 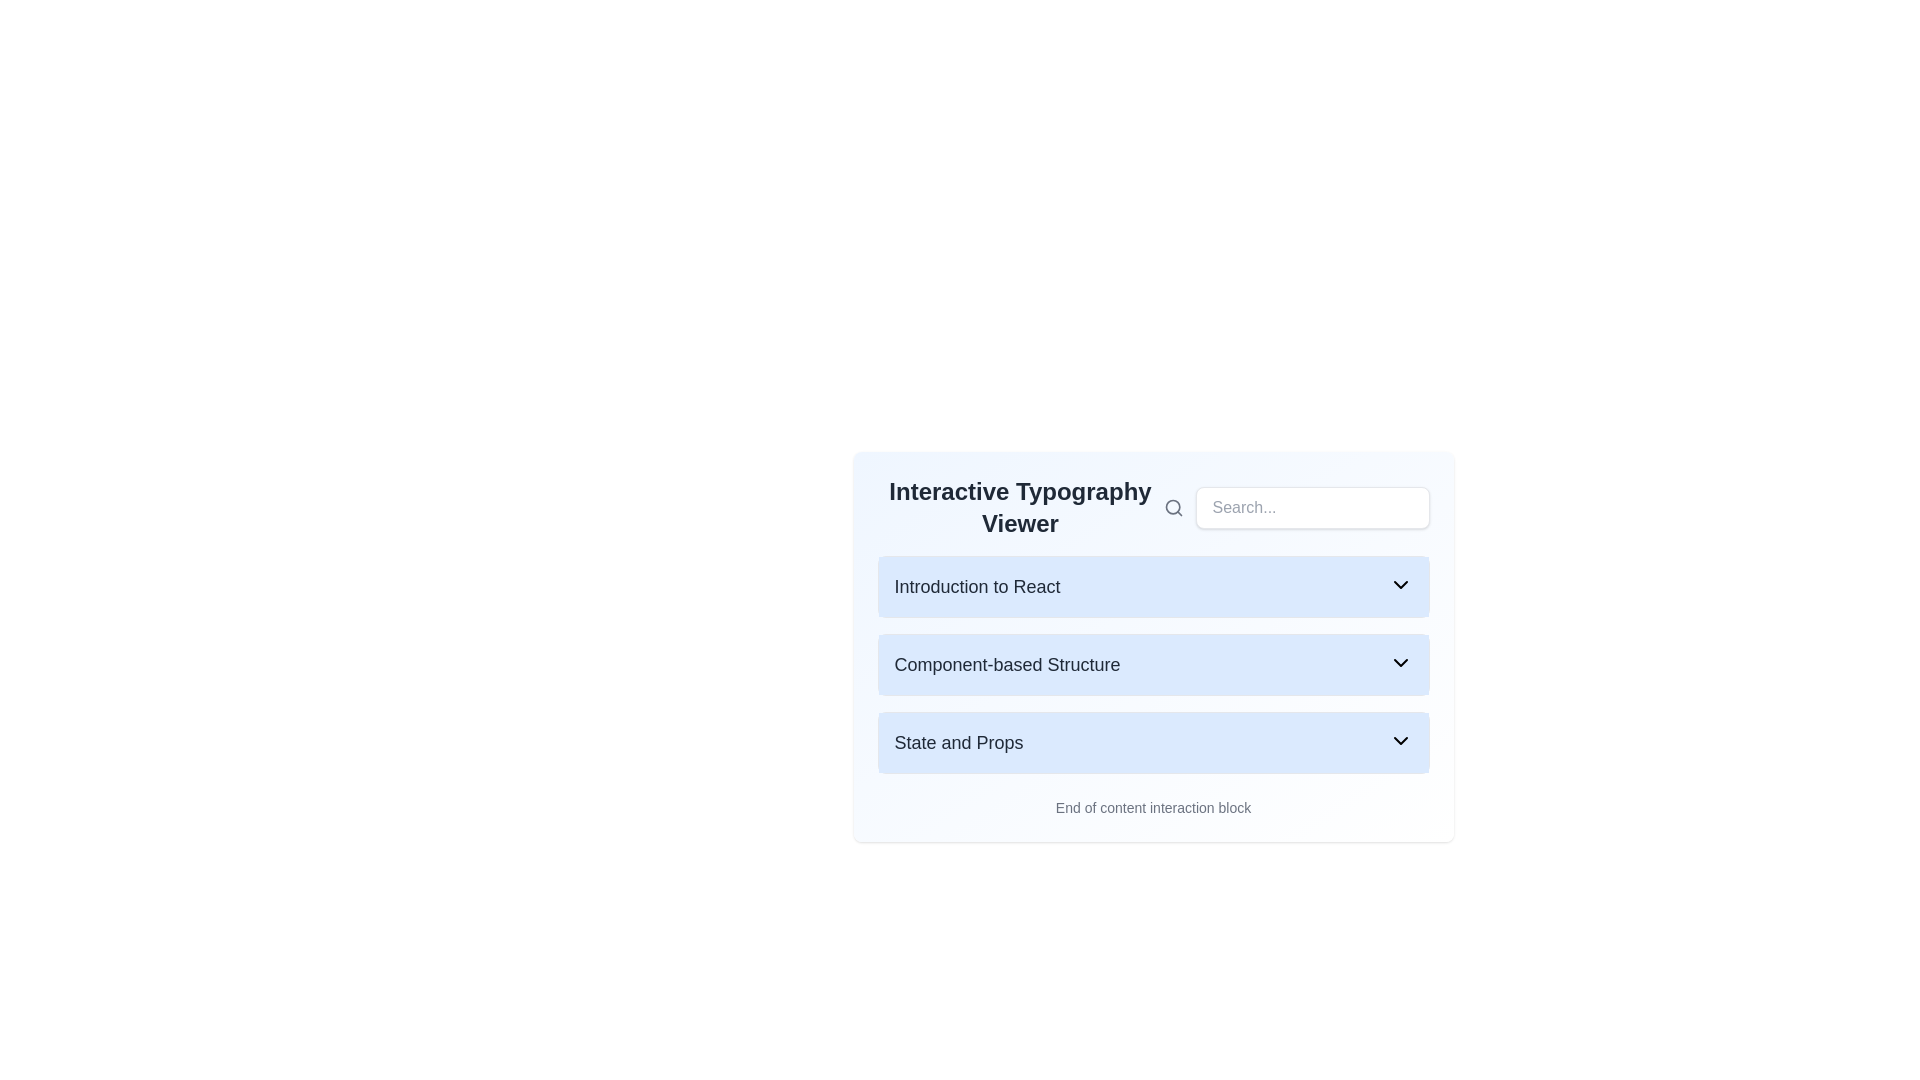 What do you see at coordinates (1153, 647) in the screenshot?
I see `the interactive list item associated with the 'Component-based Structure' section` at bounding box center [1153, 647].